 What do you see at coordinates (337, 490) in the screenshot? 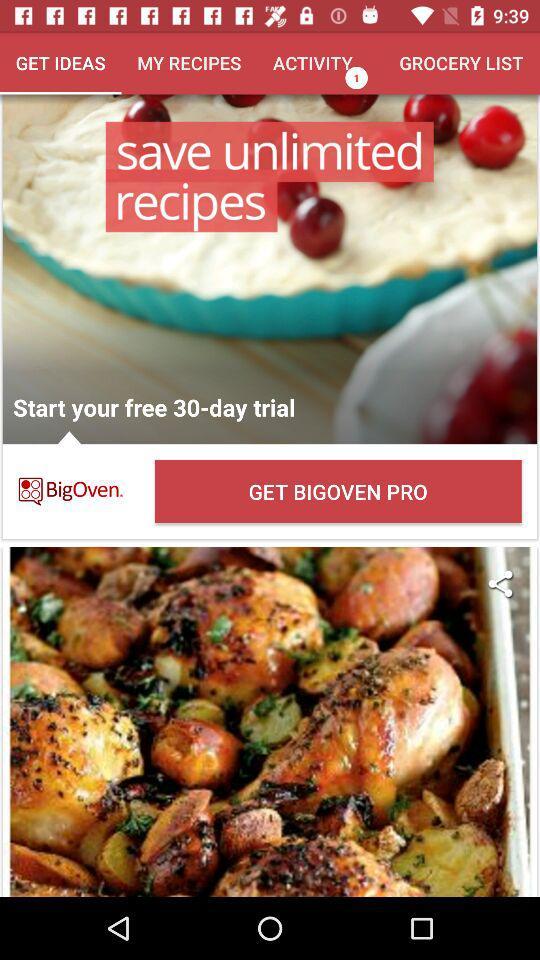
I see `the get bigoven pro` at bounding box center [337, 490].